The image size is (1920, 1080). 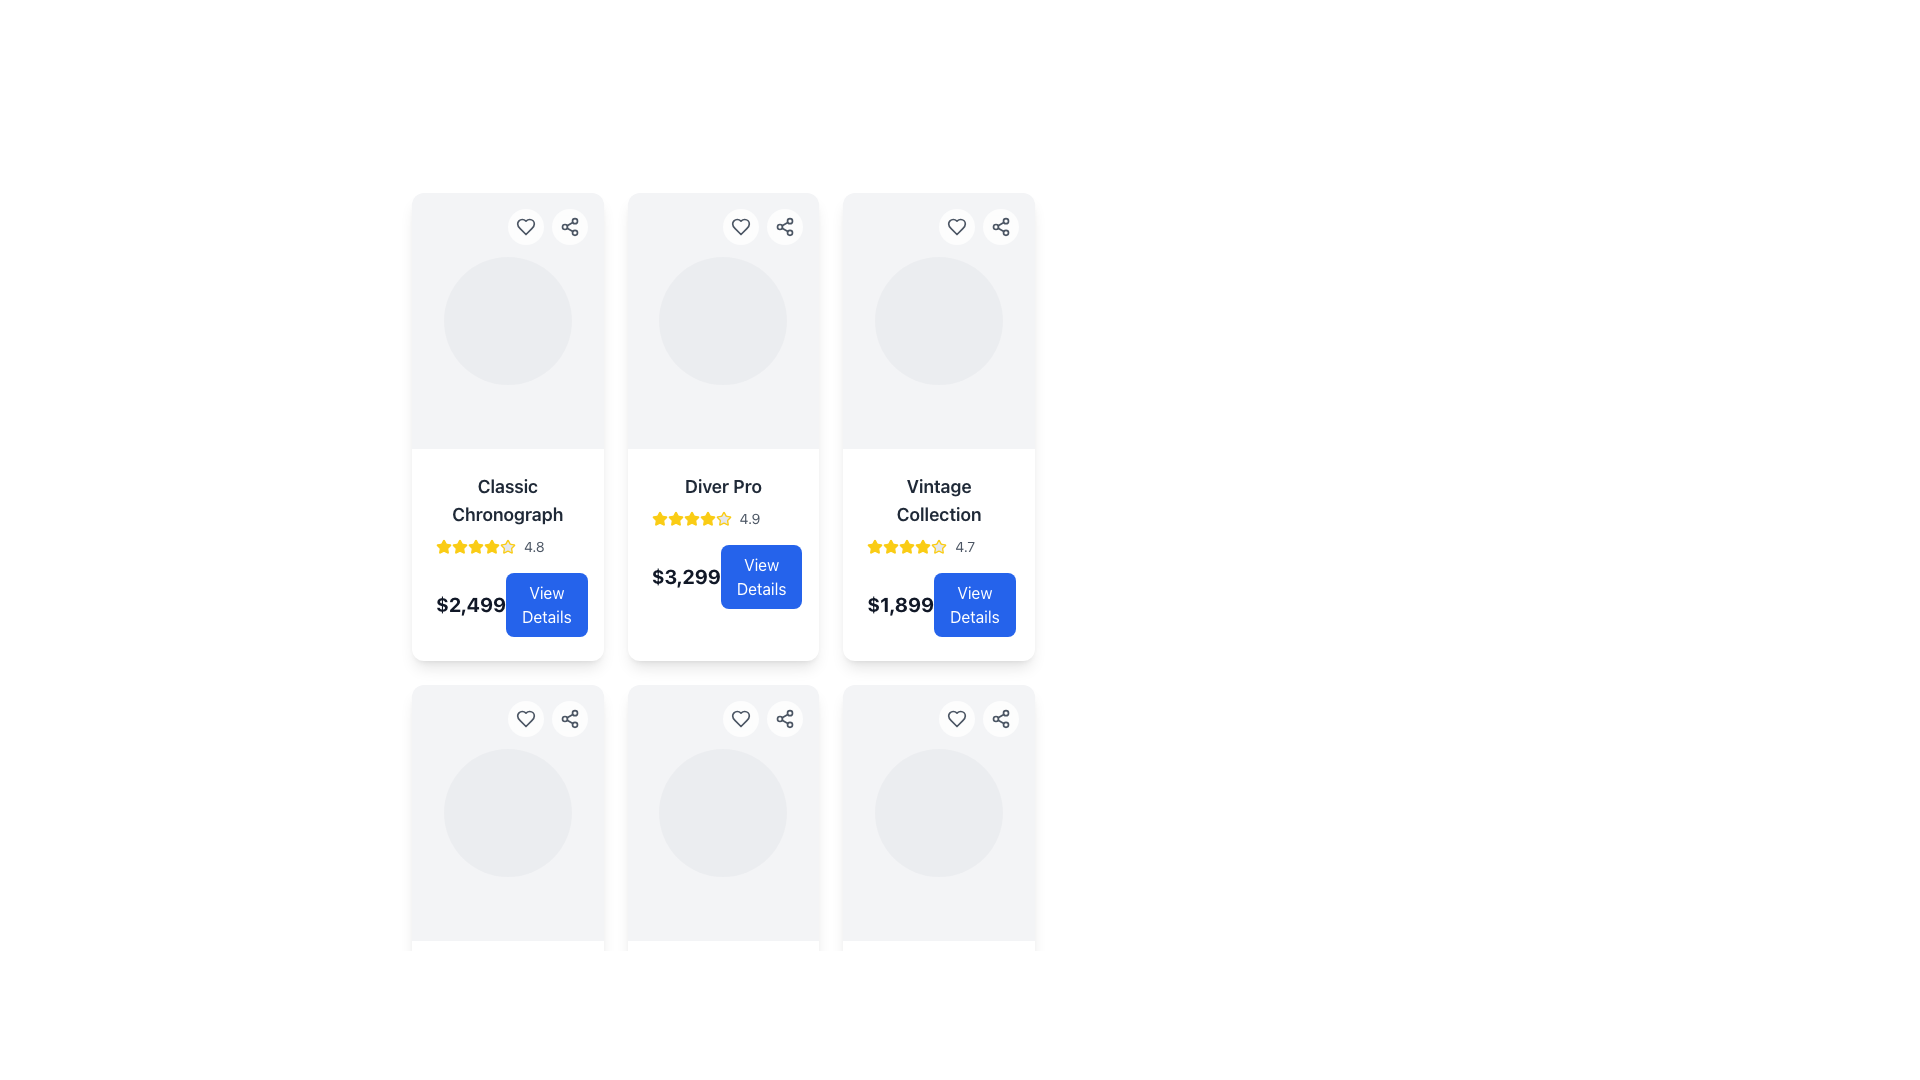 What do you see at coordinates (784, 226) in the screenshot?
I see `the 'share' icon button located at the top-right corner of the third card to observe the color change from gray to blue` at bounding box center [784, 226].